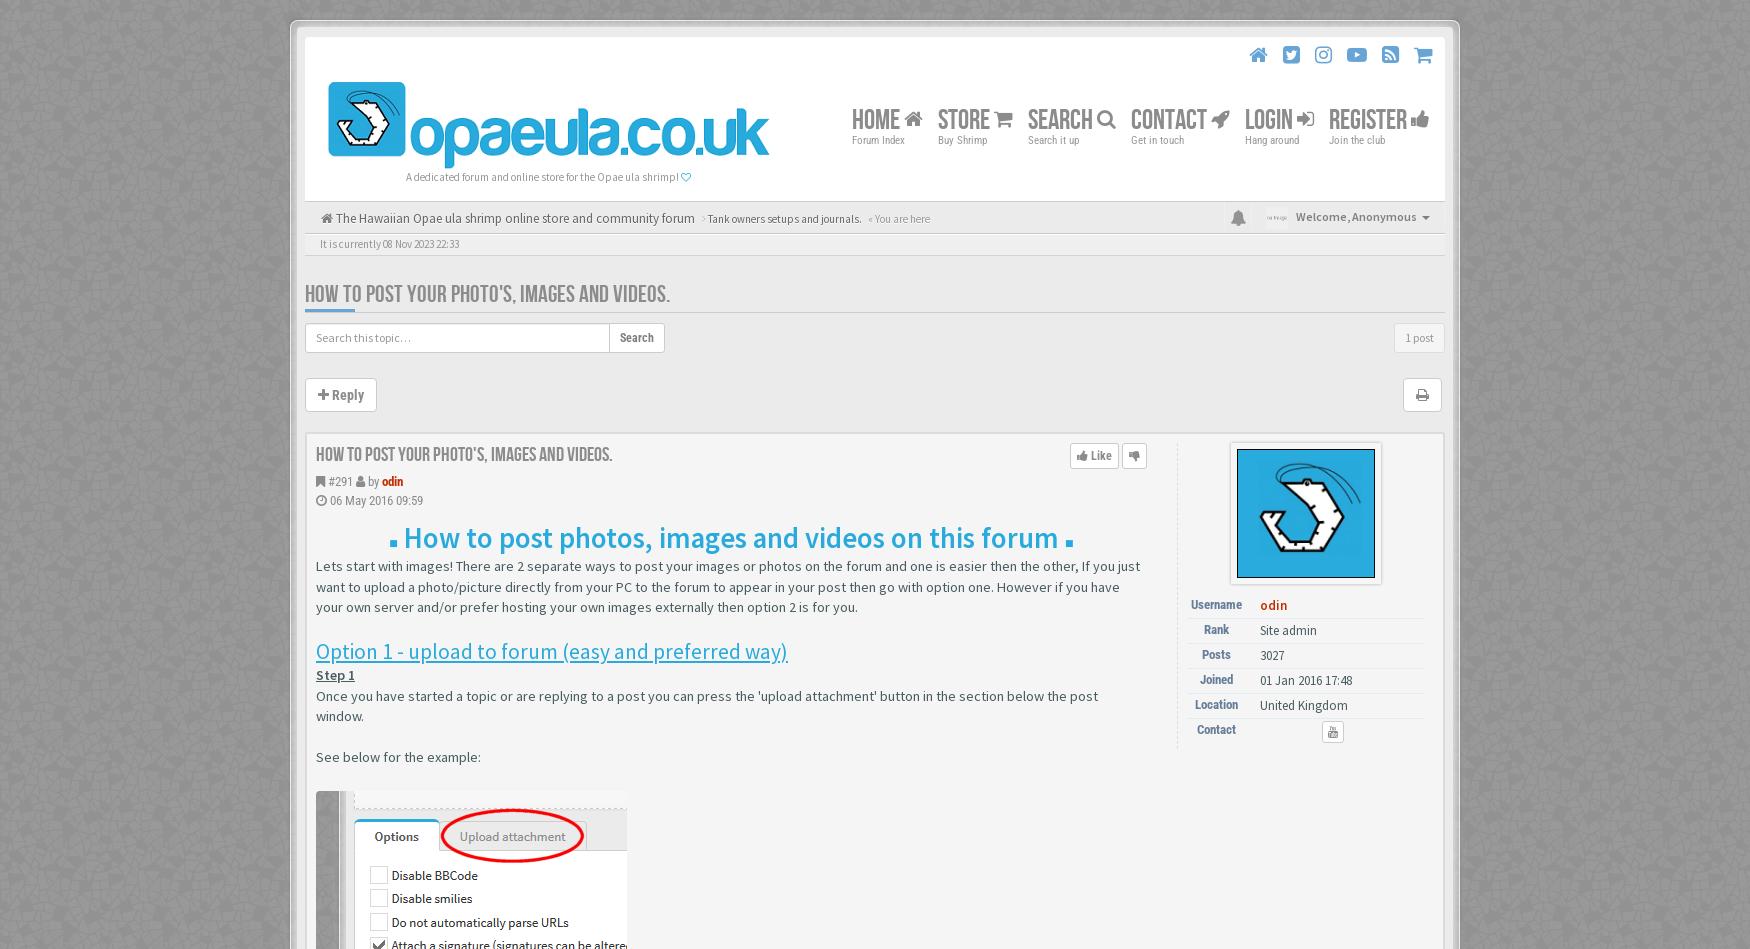 The height and width of the screenshot is (949, 1750). I want to click on 'Username', so click(1191, 603).